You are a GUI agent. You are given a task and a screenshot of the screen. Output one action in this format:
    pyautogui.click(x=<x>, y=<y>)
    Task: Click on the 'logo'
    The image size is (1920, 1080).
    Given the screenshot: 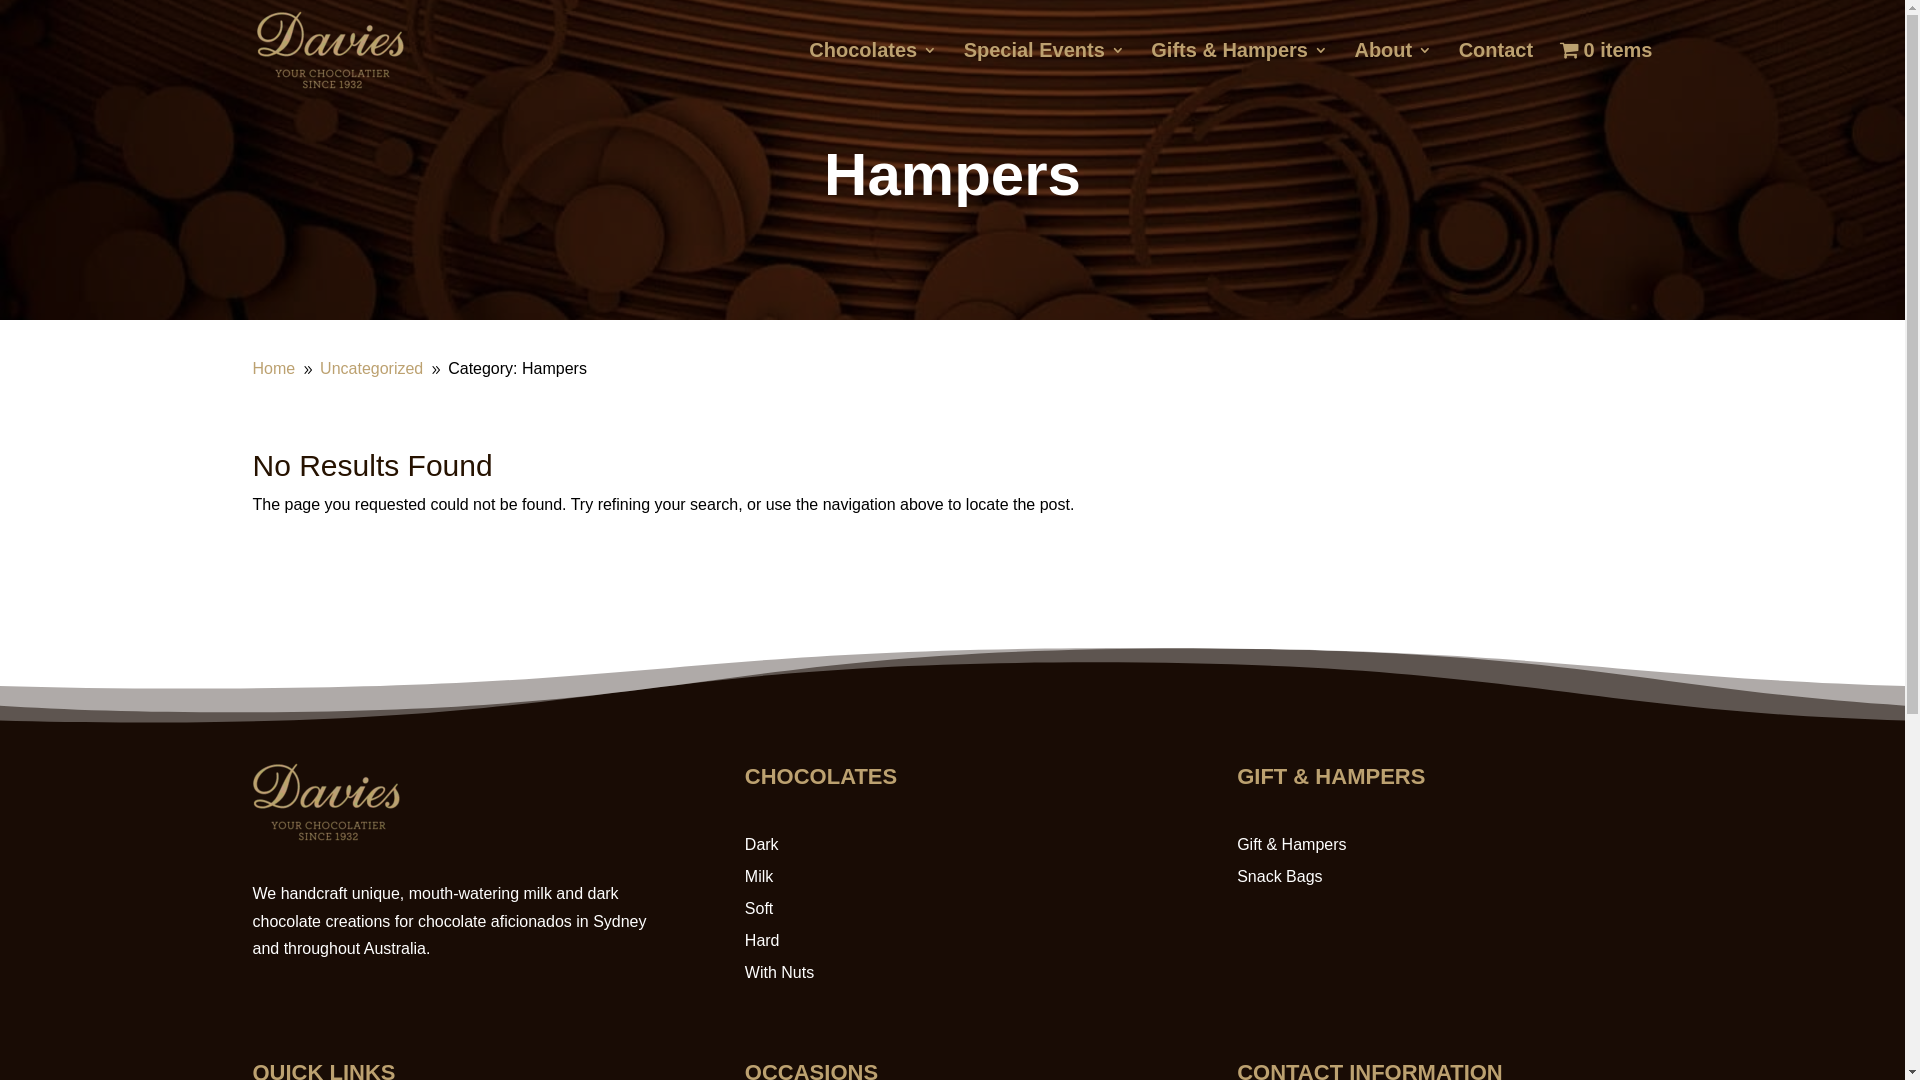 What is the action you would take?
    pyautogui.click(x=325, y=836)
    